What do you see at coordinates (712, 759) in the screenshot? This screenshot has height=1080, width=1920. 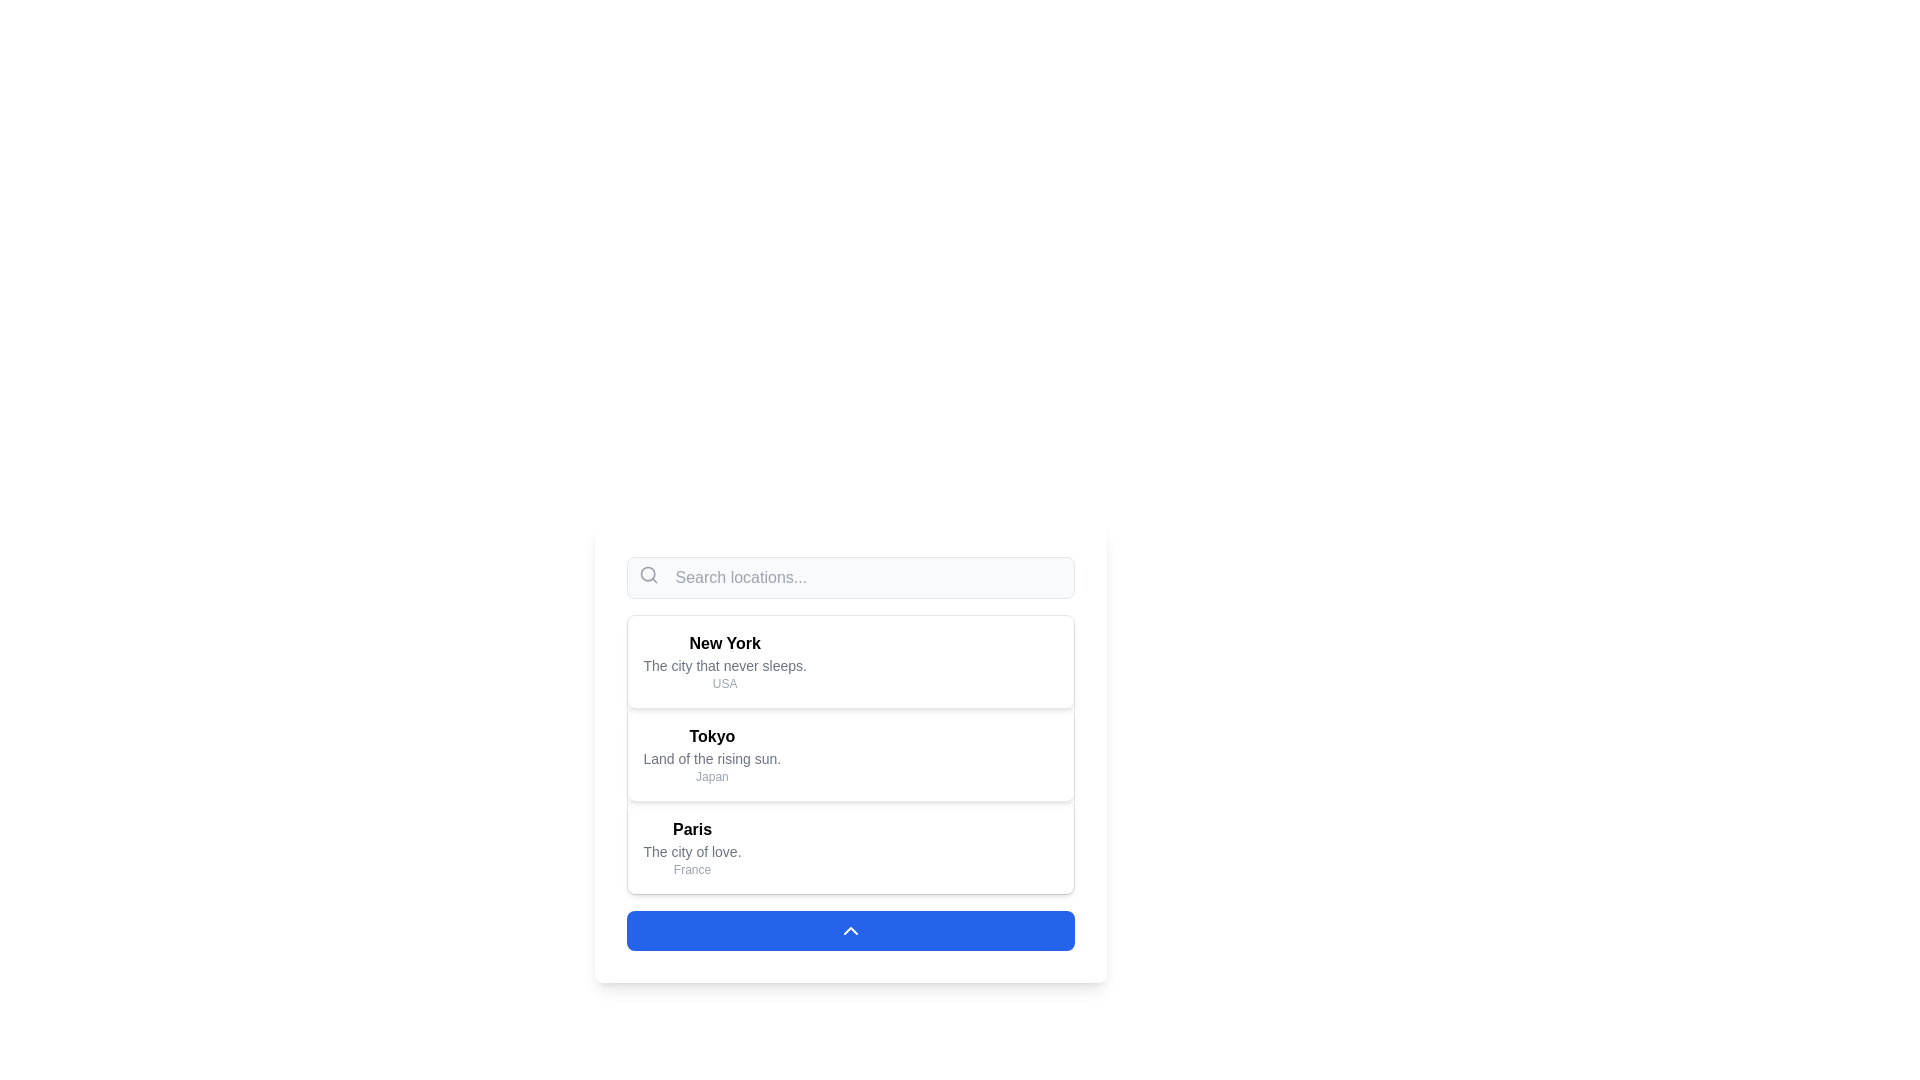 I see `the static text label that displays 'Land of the rising sun.', which is positioned directly under the bold text 'Tokyo'` at bounding box center [712, 759].